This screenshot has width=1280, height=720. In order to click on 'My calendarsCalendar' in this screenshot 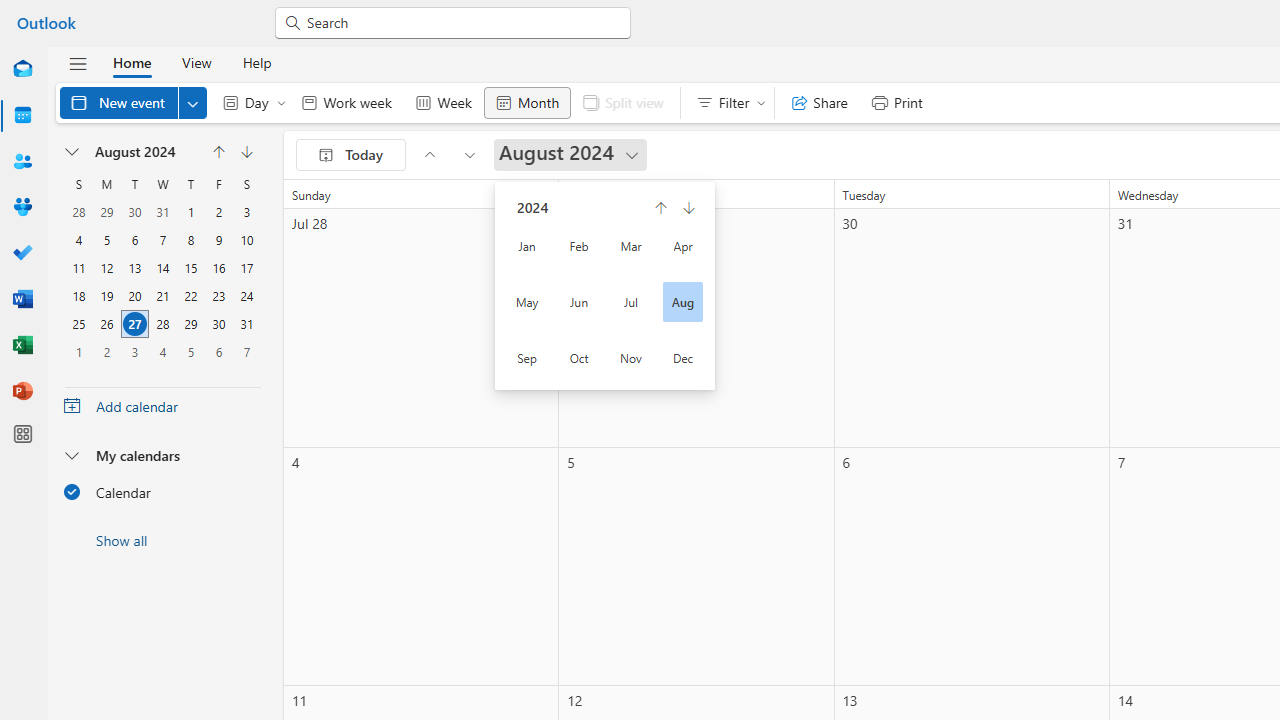, I will do `click(162, 479)`.